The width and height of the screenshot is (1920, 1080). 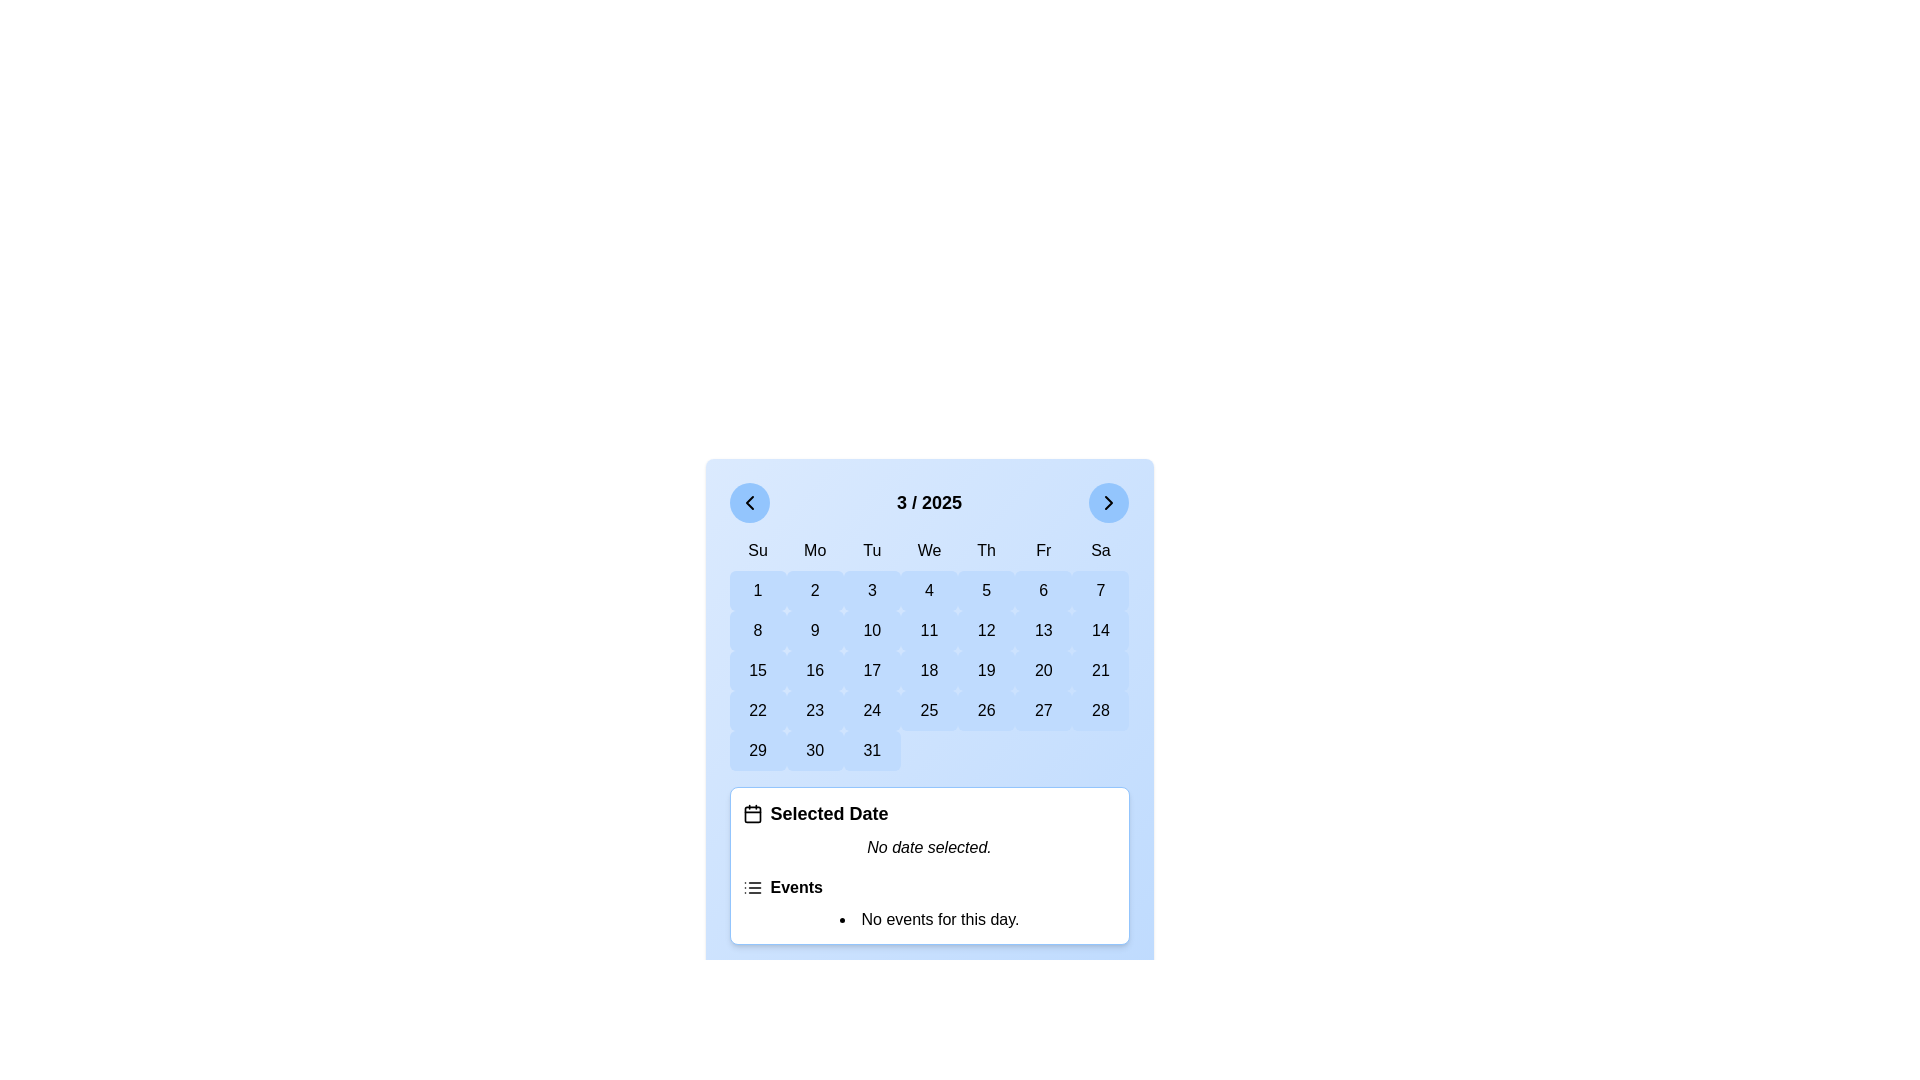 I want to click on the rectangular button with rounded corners and a light blue background that displays the number '19', so click(x=986, y=671).